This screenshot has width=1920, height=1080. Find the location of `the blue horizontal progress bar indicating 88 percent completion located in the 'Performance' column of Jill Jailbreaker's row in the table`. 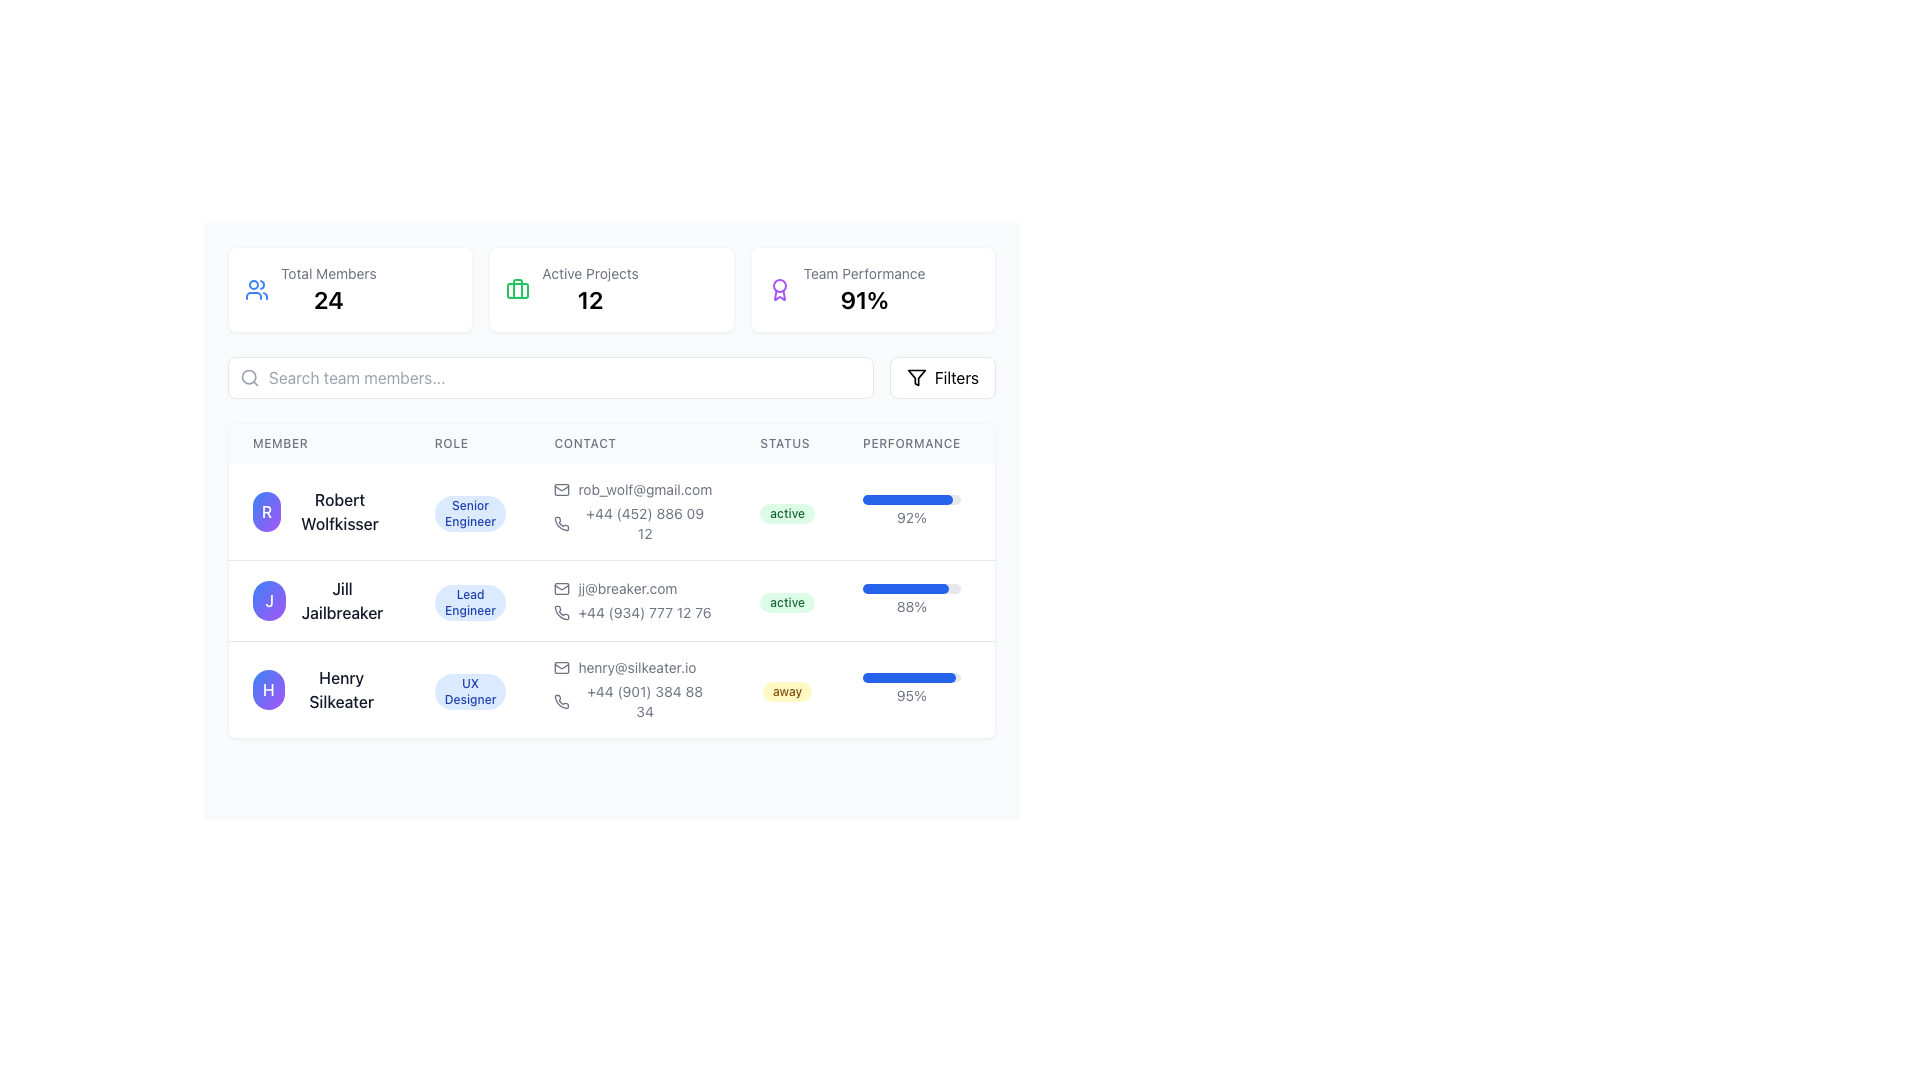

the blue horizontal progress bar indicating 88 percent completion located in the 'Performance' column of Jill Jailbreaker's row in the table is located at coordinates (905, 588).